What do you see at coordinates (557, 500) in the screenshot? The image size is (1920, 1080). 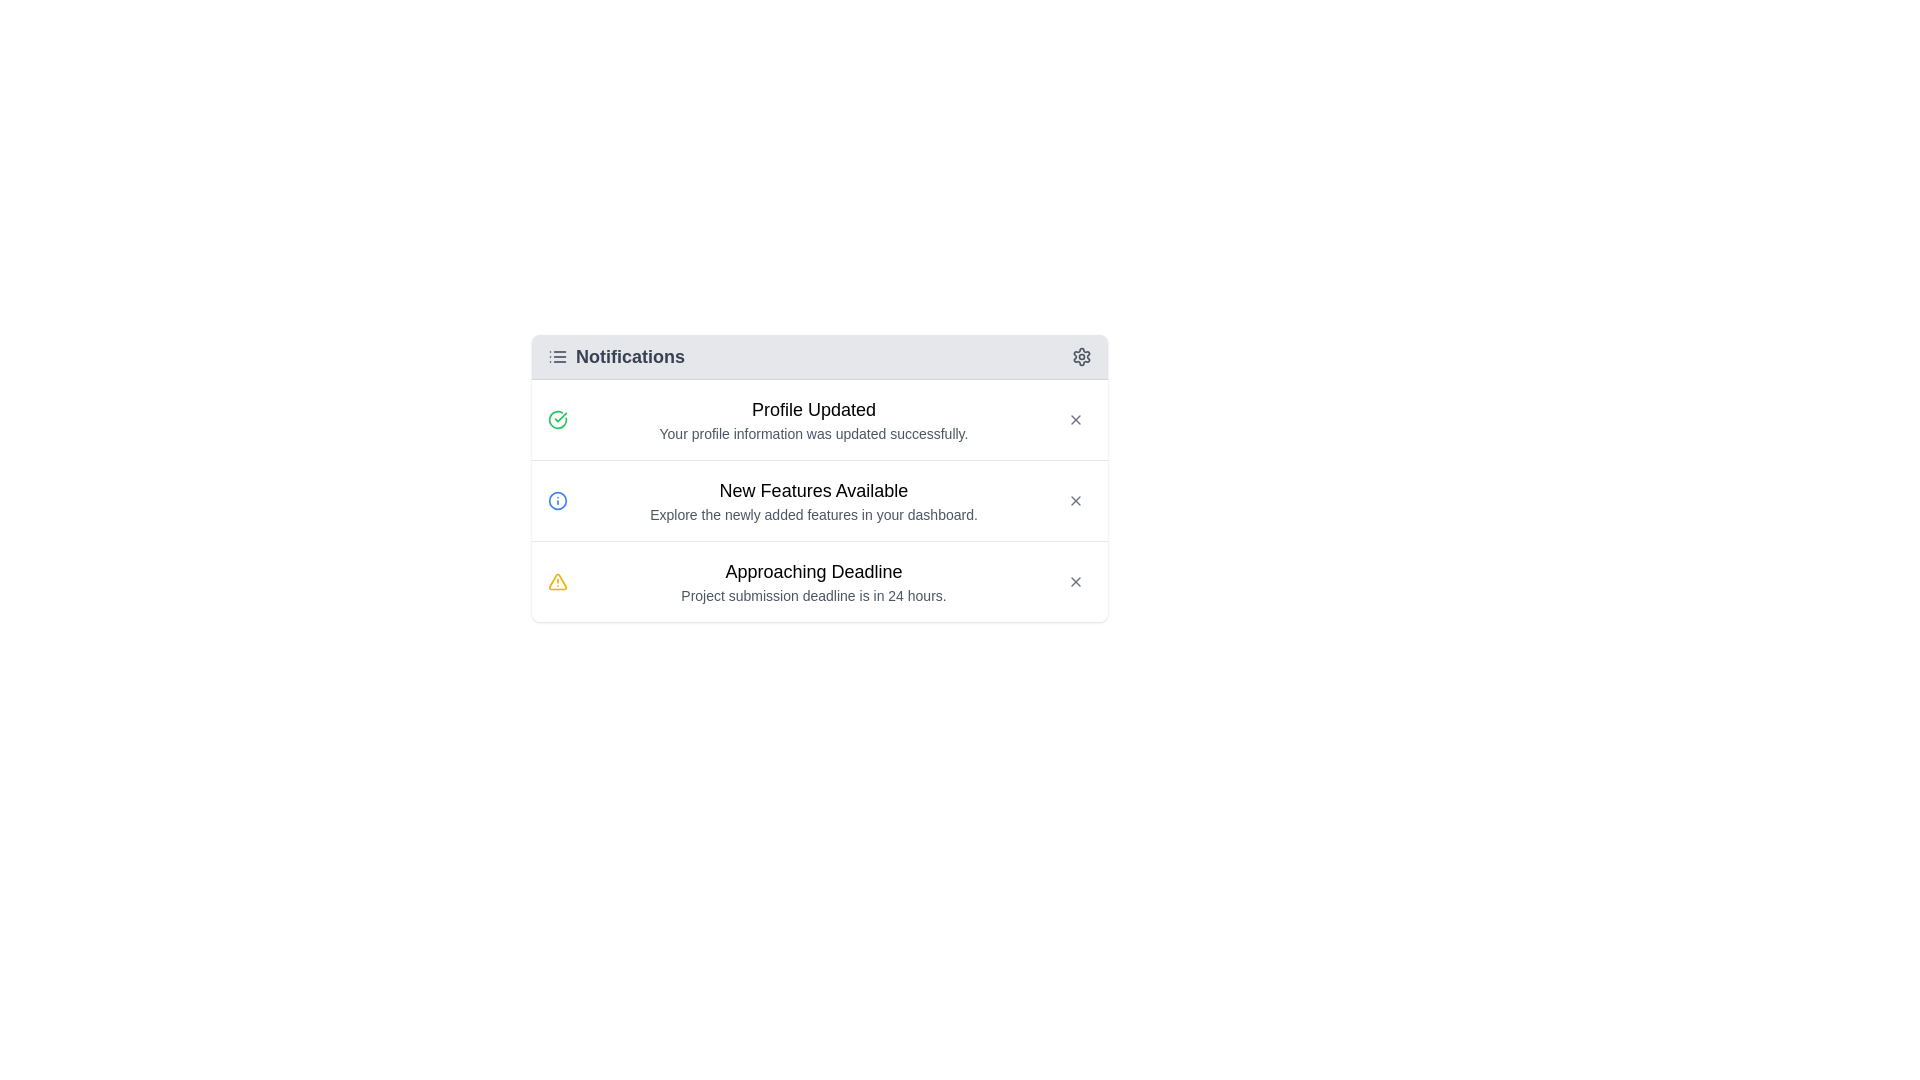 I see `the circular icon with a blue outline and an exclamation mark symbol, located at the leftmost side of the 'New Features Available' notification card` at bounding box center [557, 500].